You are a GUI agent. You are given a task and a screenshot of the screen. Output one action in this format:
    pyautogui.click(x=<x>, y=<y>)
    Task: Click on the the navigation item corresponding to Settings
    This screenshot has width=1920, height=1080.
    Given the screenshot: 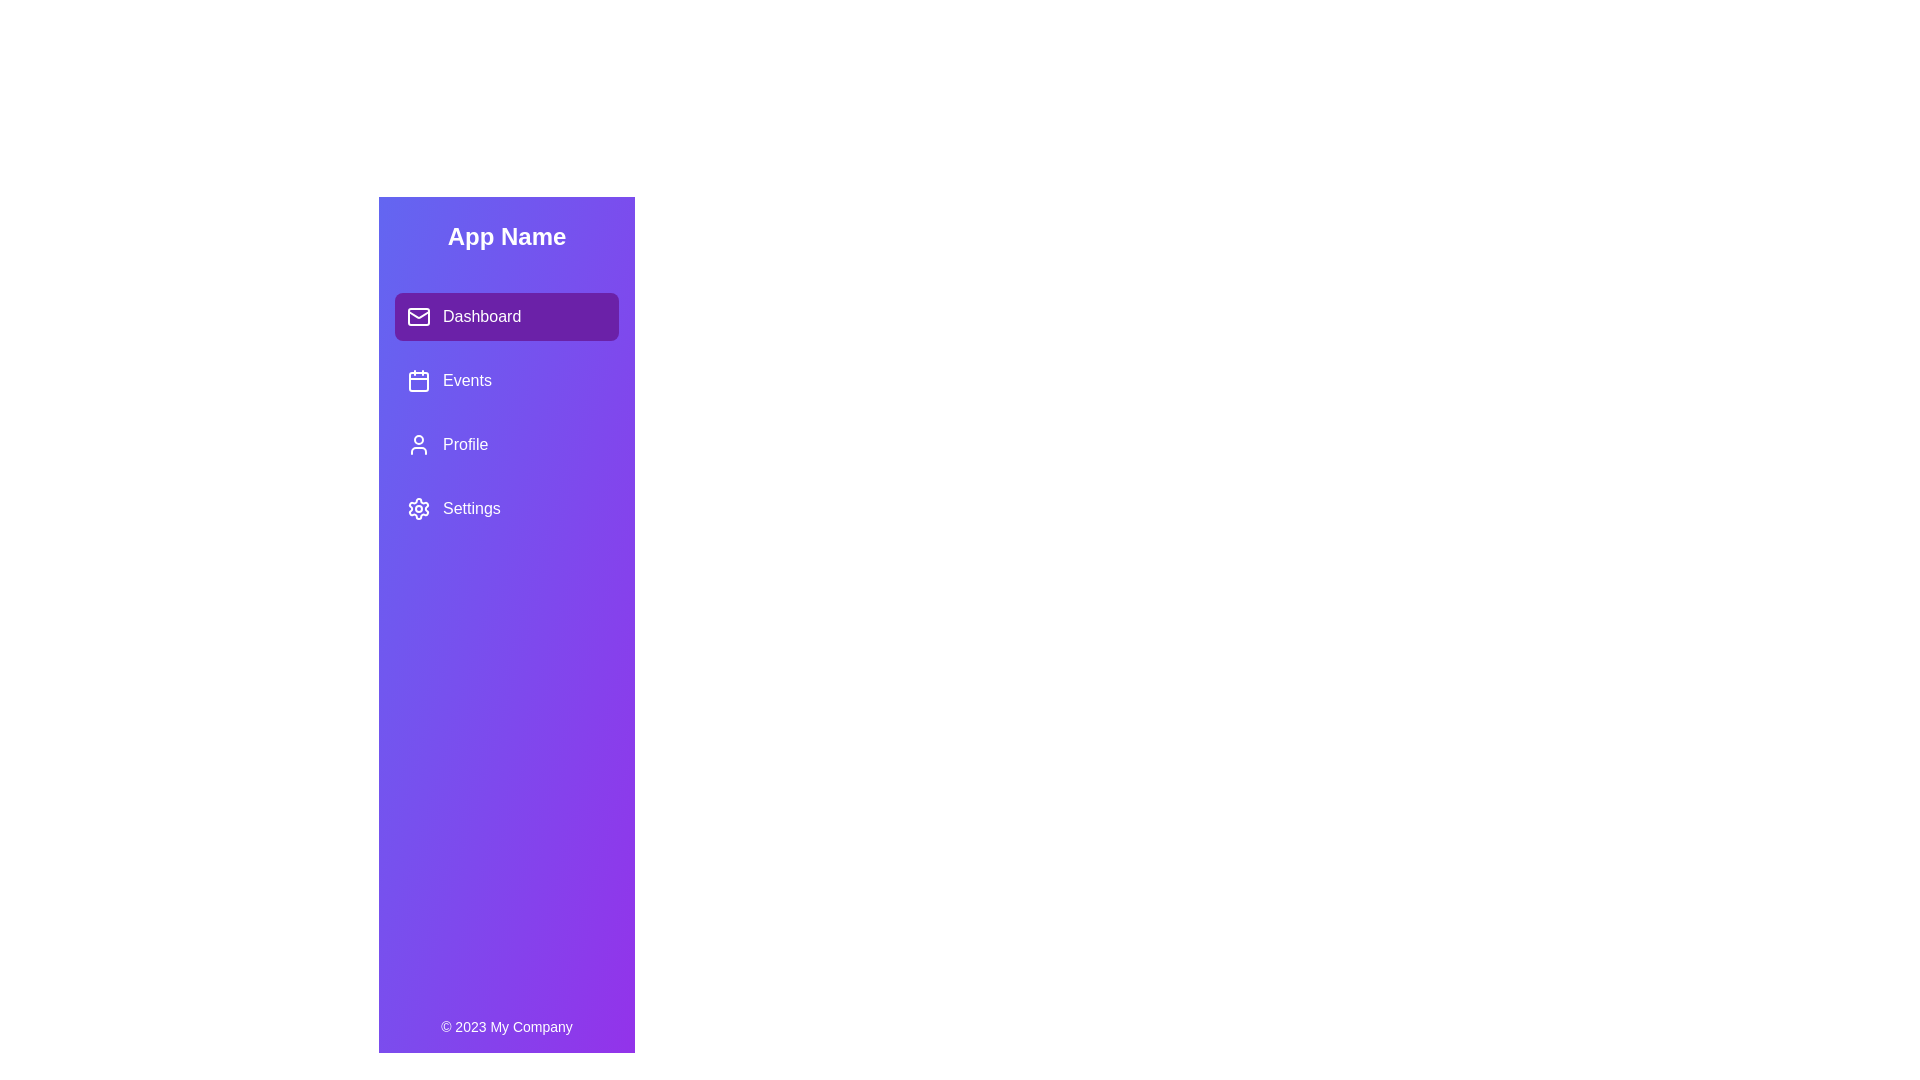 What is the action you would take?
    pyautogui.click(x=507, y=508)
    